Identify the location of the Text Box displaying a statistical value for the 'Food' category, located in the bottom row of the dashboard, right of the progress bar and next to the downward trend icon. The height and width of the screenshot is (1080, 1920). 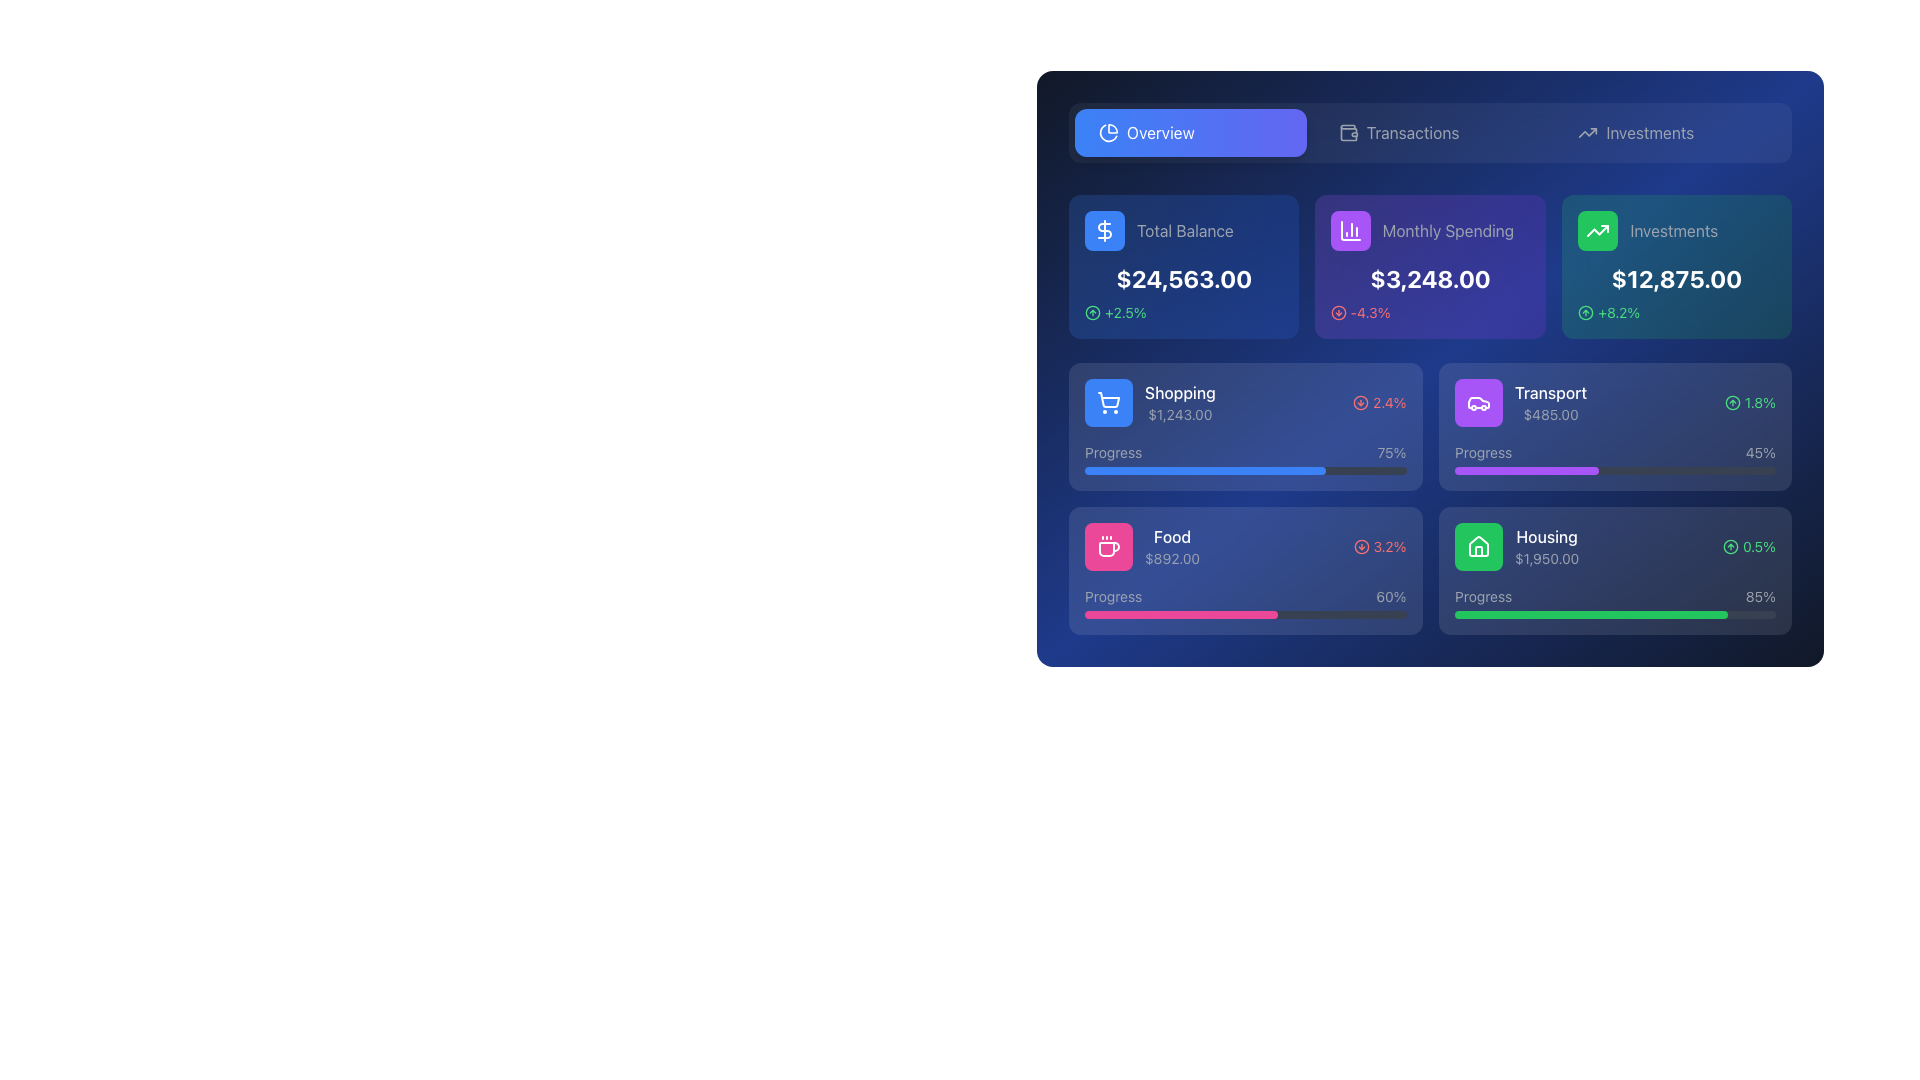
(1389, 547).